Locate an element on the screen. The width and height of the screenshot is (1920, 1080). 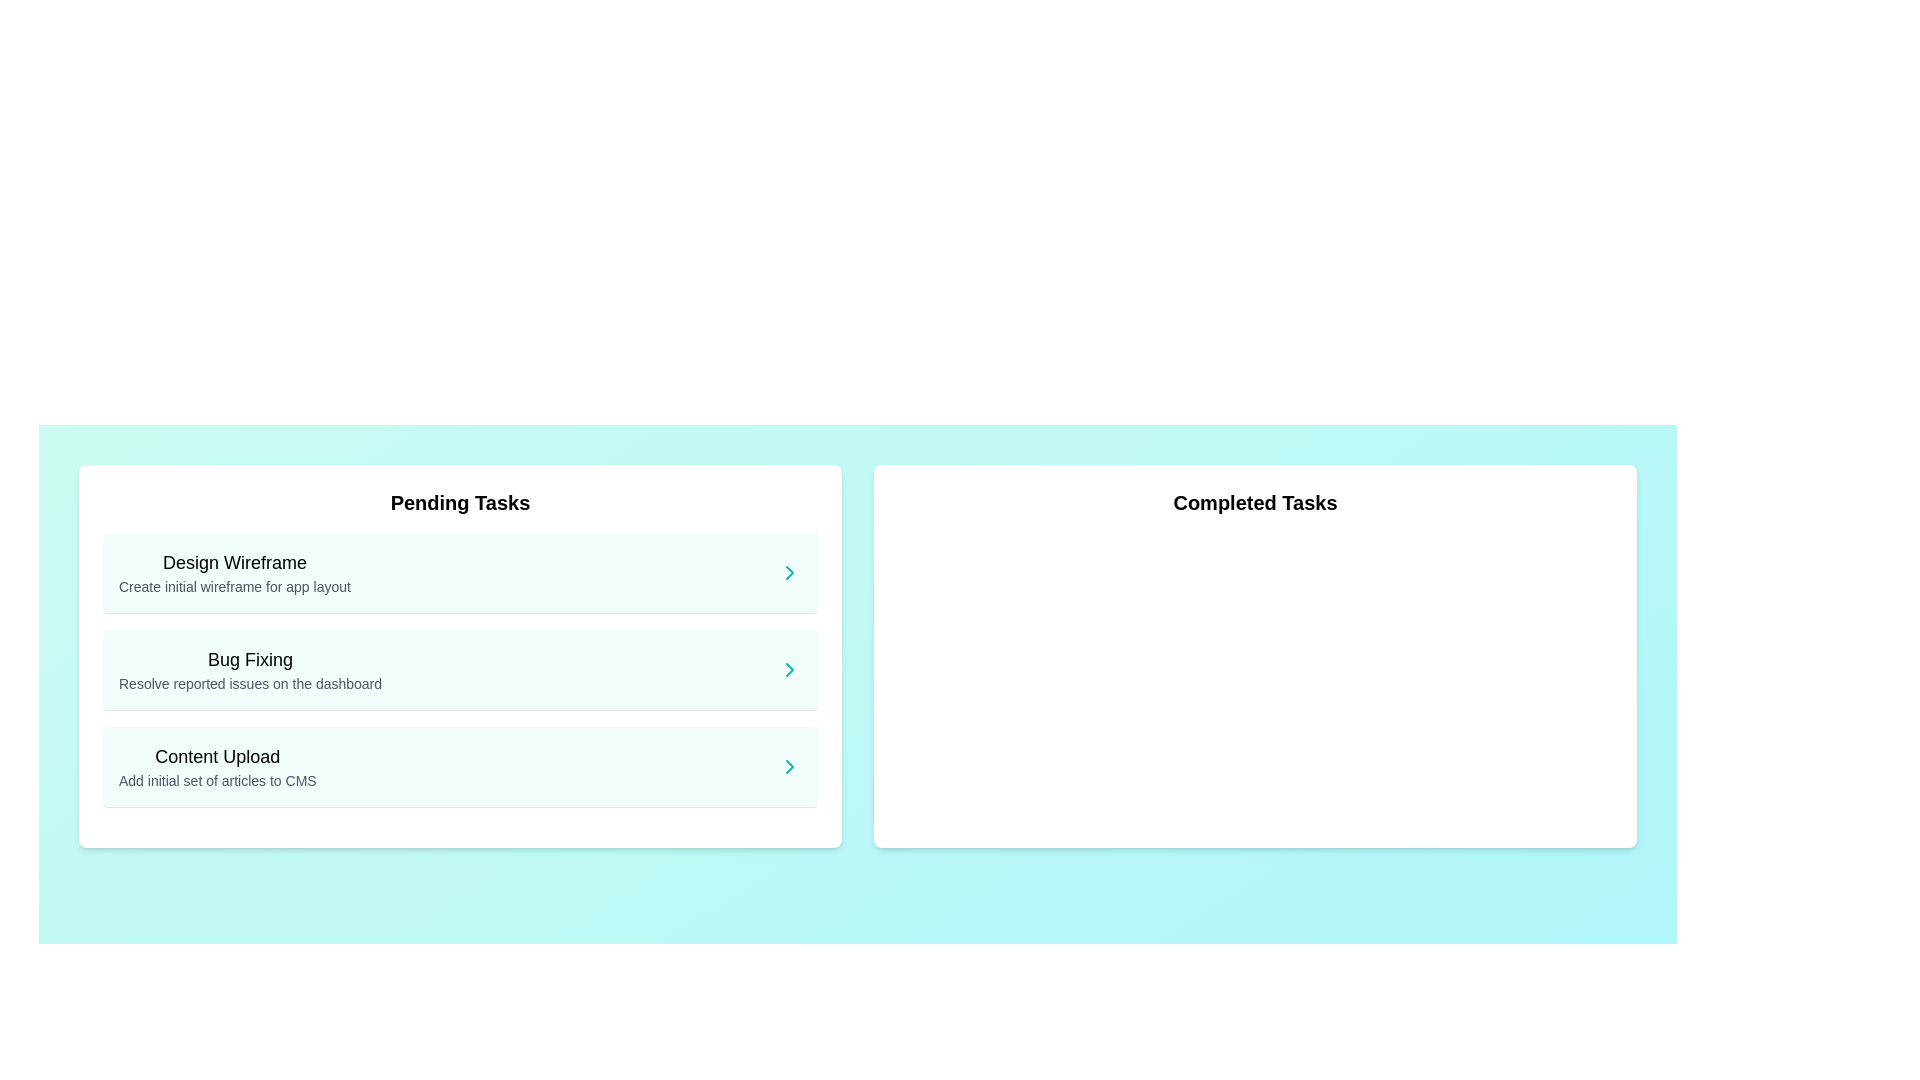
the 'Design Wireframe' task card with a light teal background is located at coordinates (459, 573).